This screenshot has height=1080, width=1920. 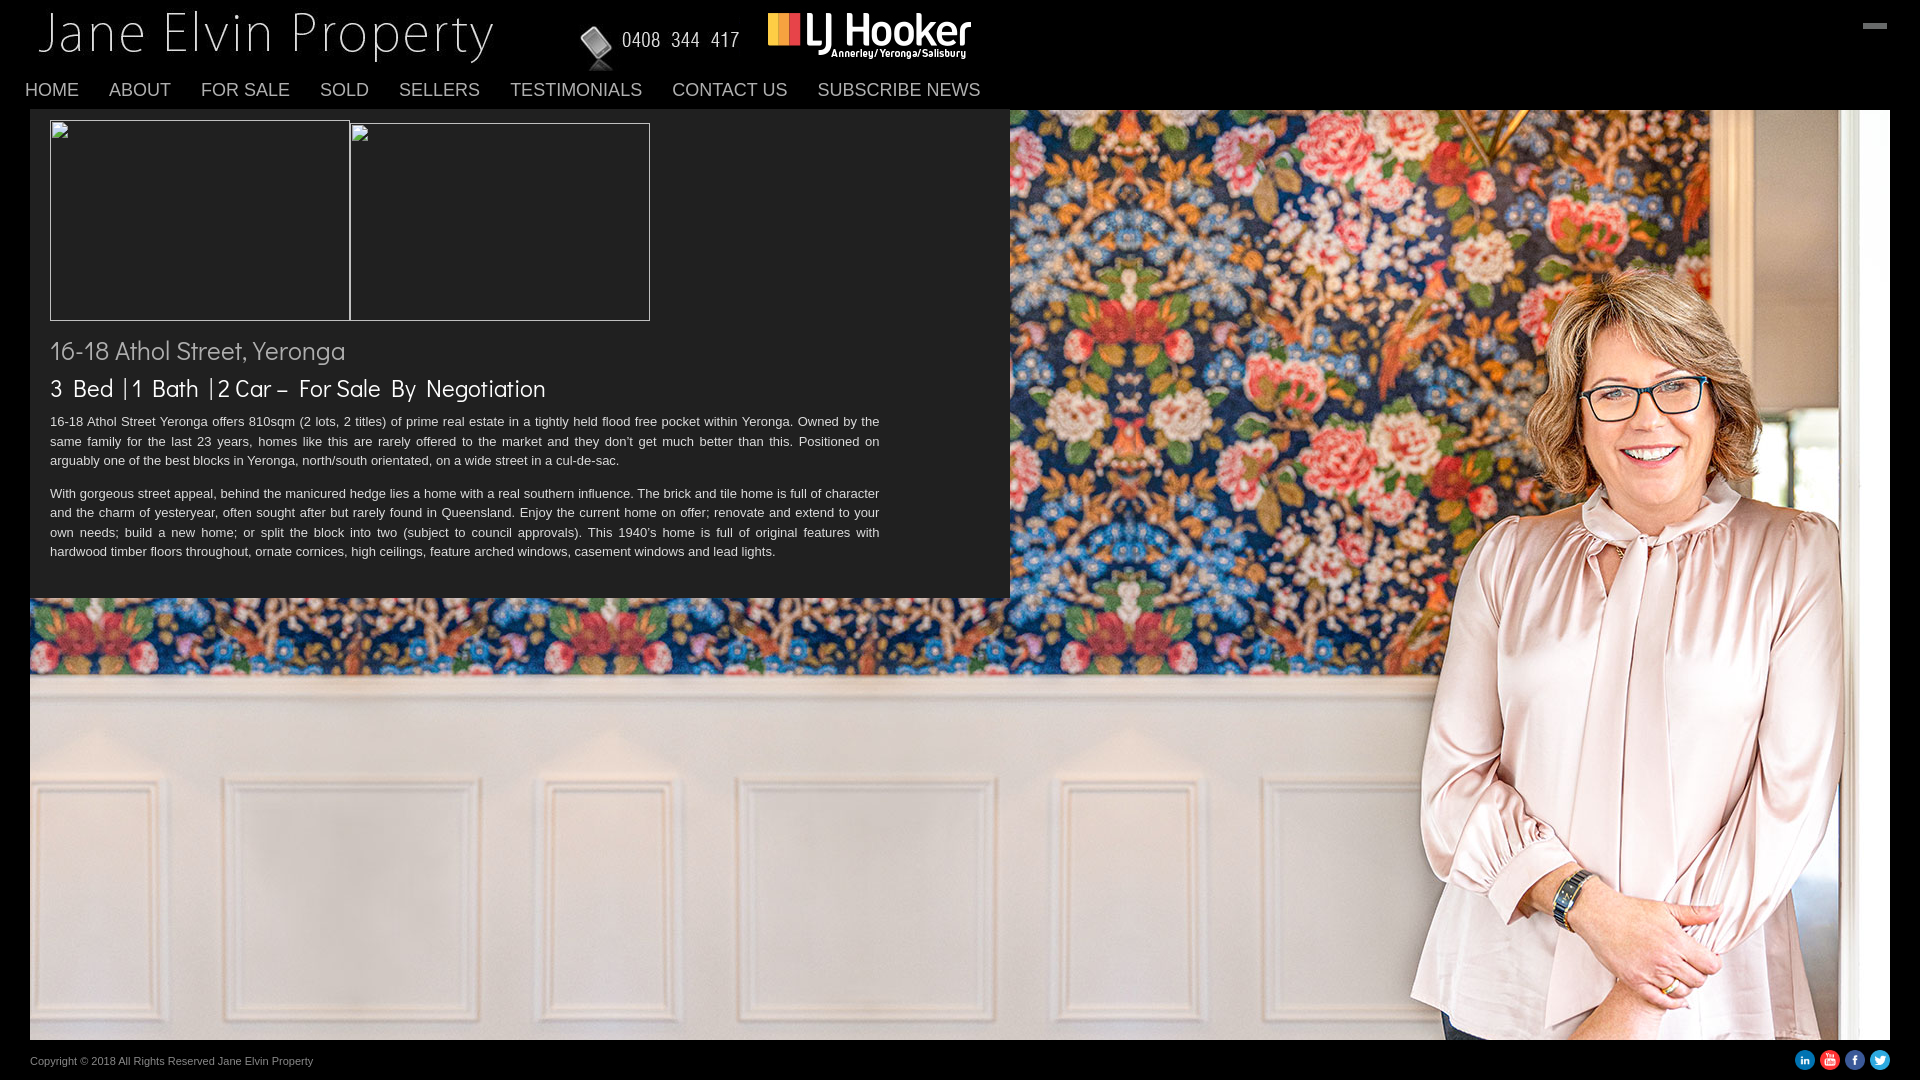 I want to click on 'Youtube', so click(x=1829, y=1064).